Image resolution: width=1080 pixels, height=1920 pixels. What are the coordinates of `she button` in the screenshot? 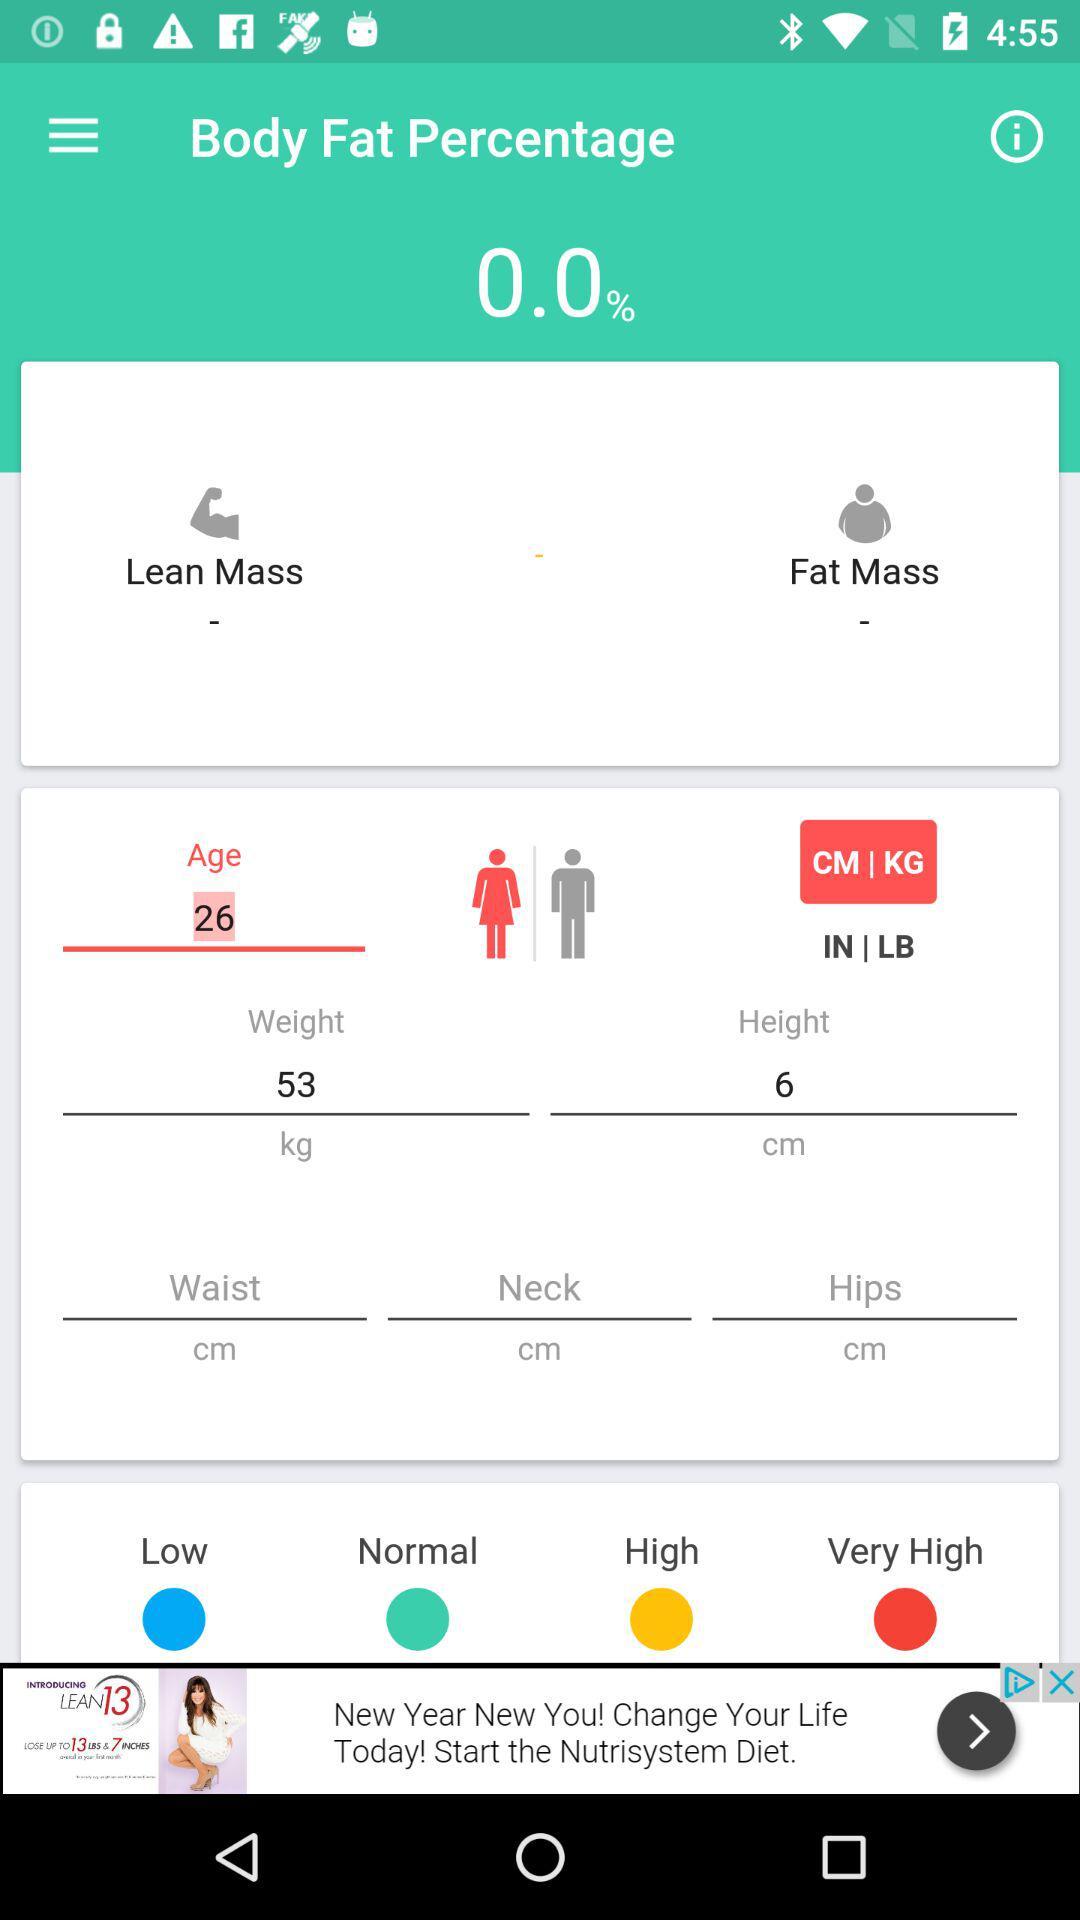 It's located at (495, 902).